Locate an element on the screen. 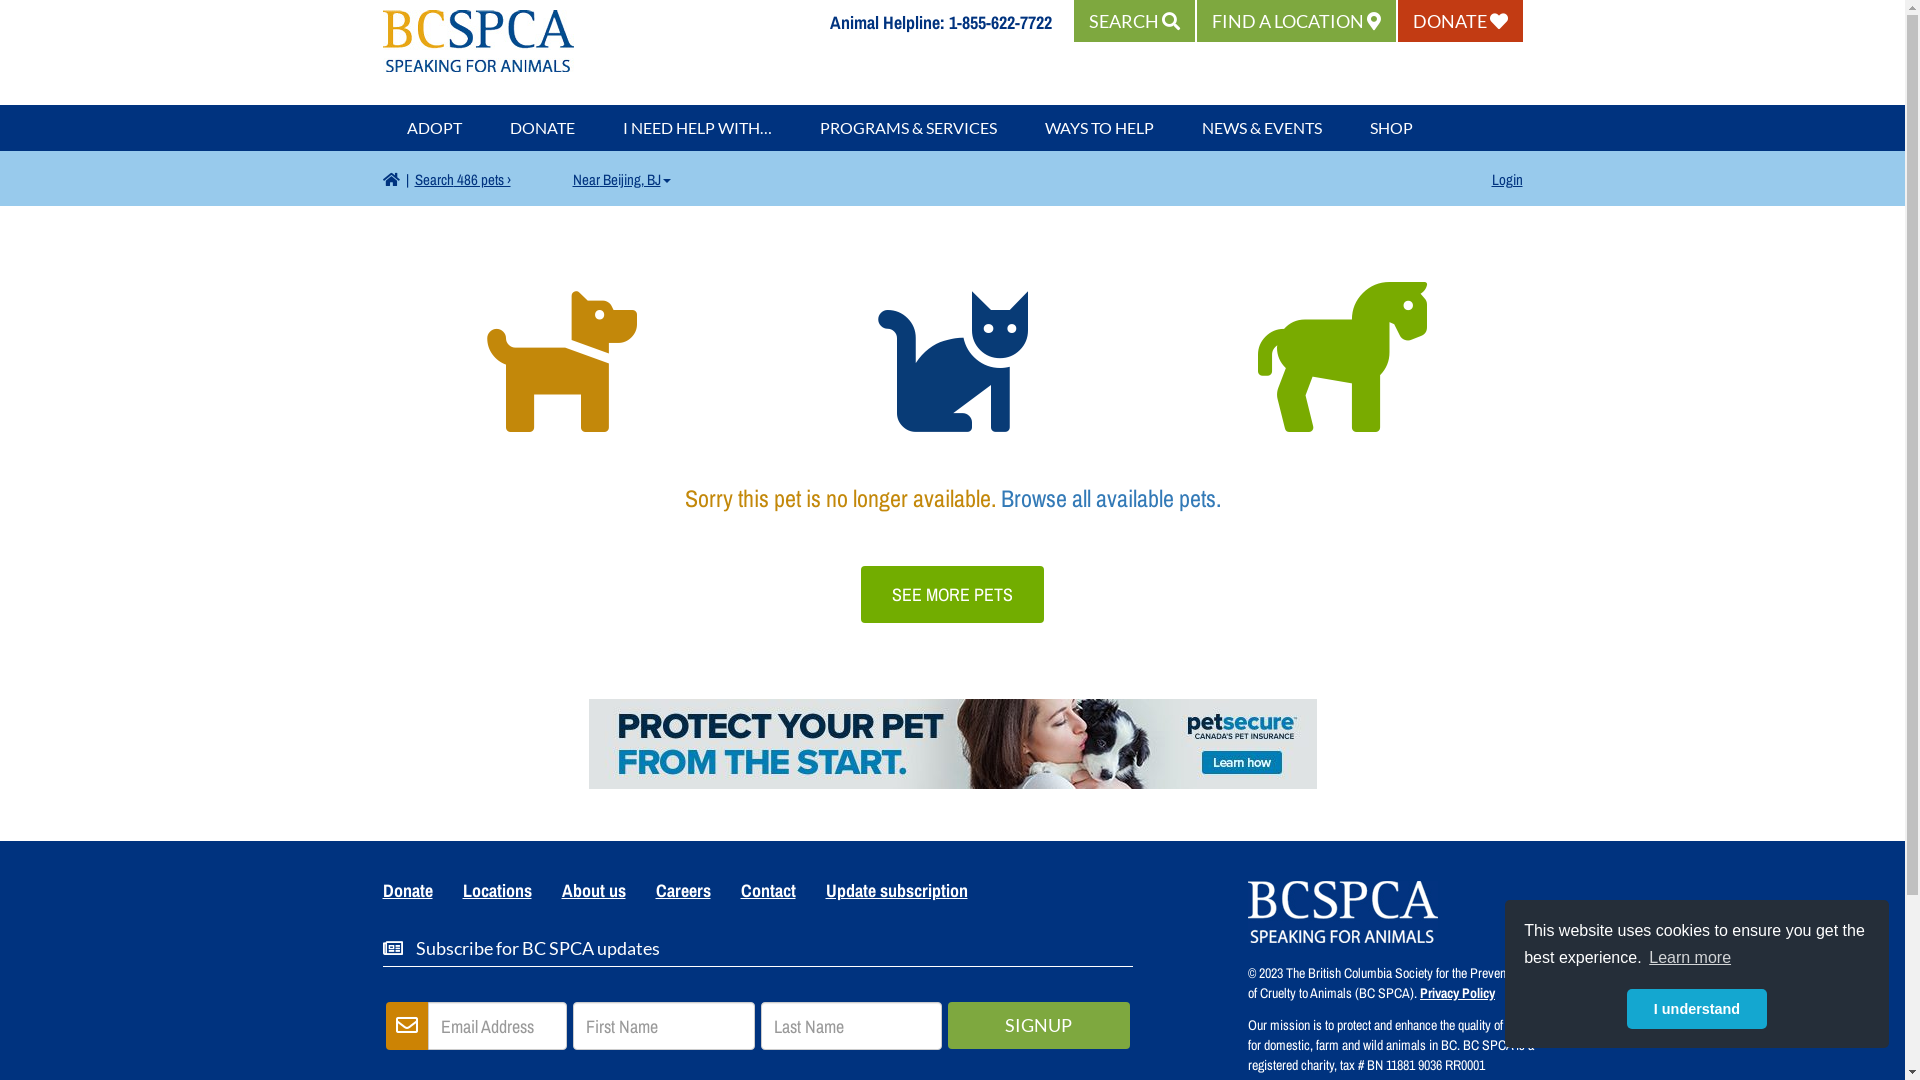  'NEWS & EVENTS' is located at coordinates (1261, 127).